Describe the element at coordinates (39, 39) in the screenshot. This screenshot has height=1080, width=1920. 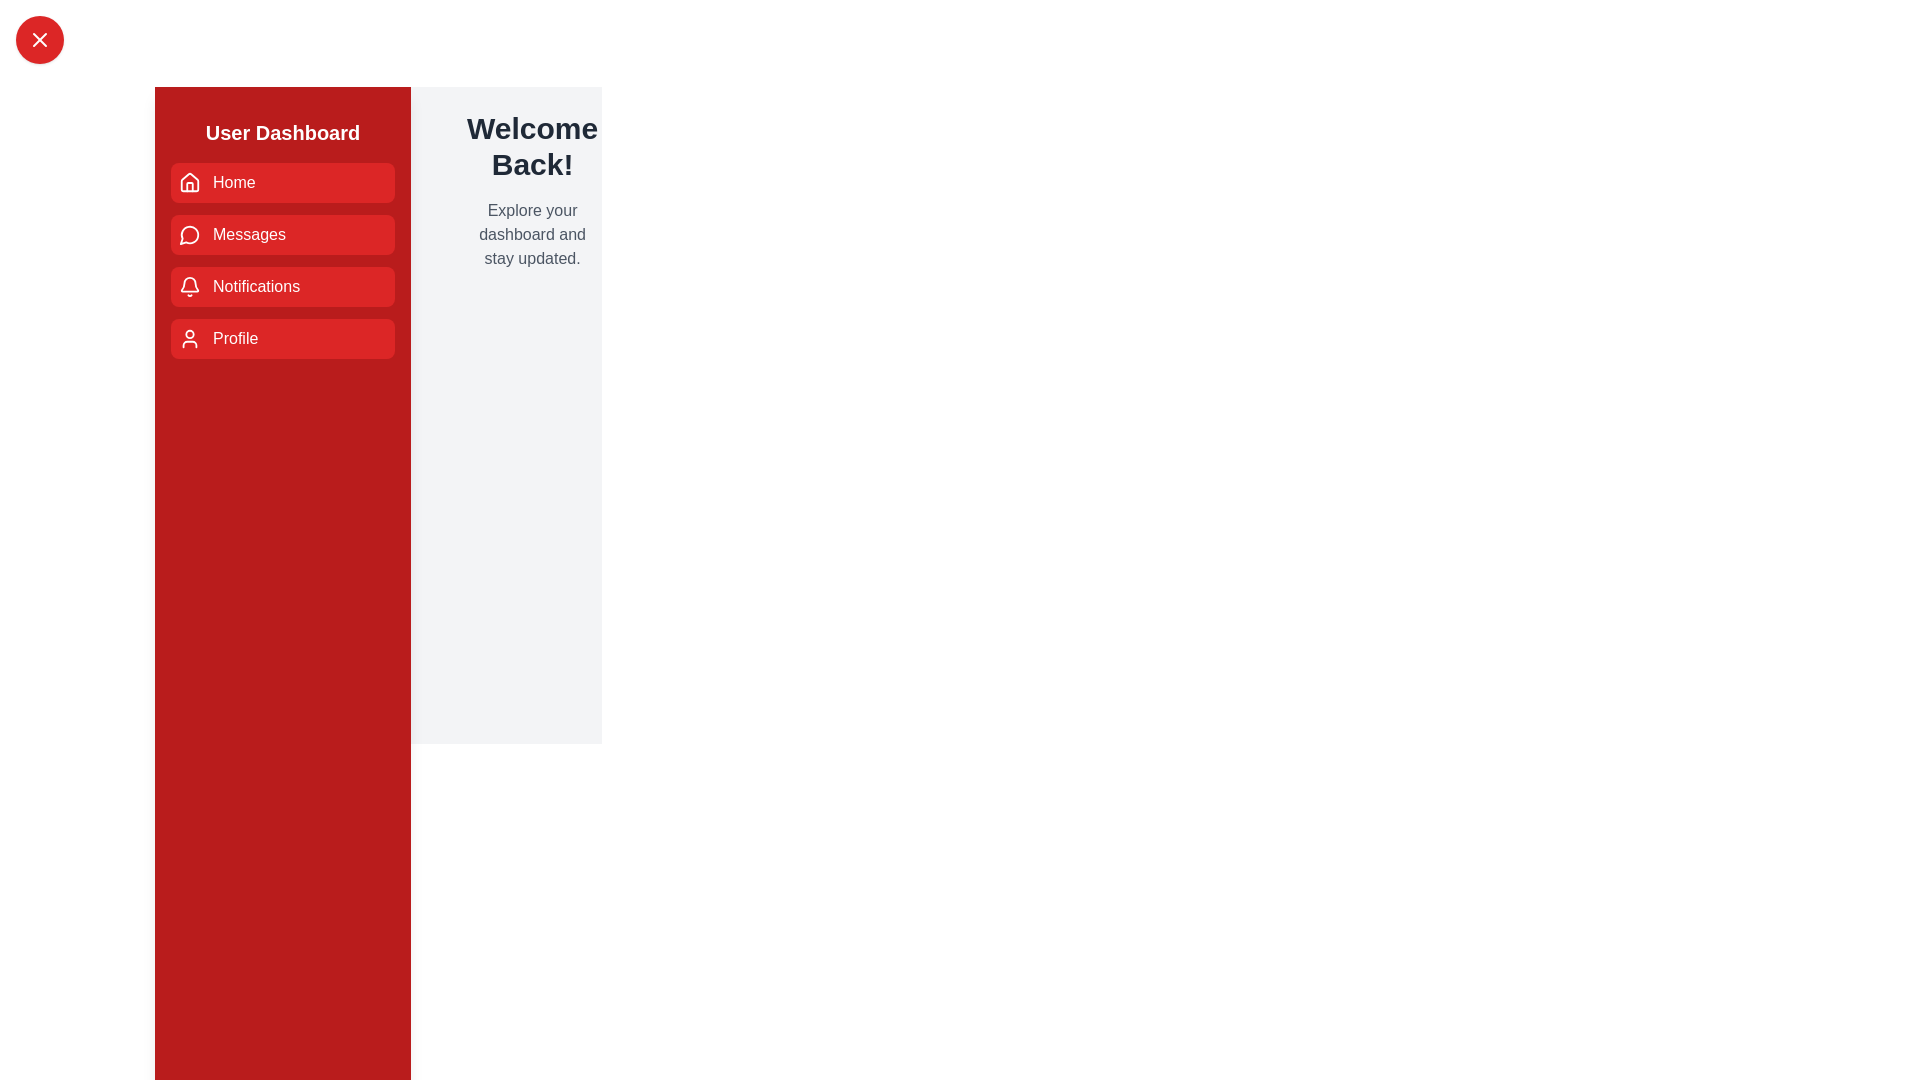
I see `toggle button to toggle the sidebar drawer` at that location.